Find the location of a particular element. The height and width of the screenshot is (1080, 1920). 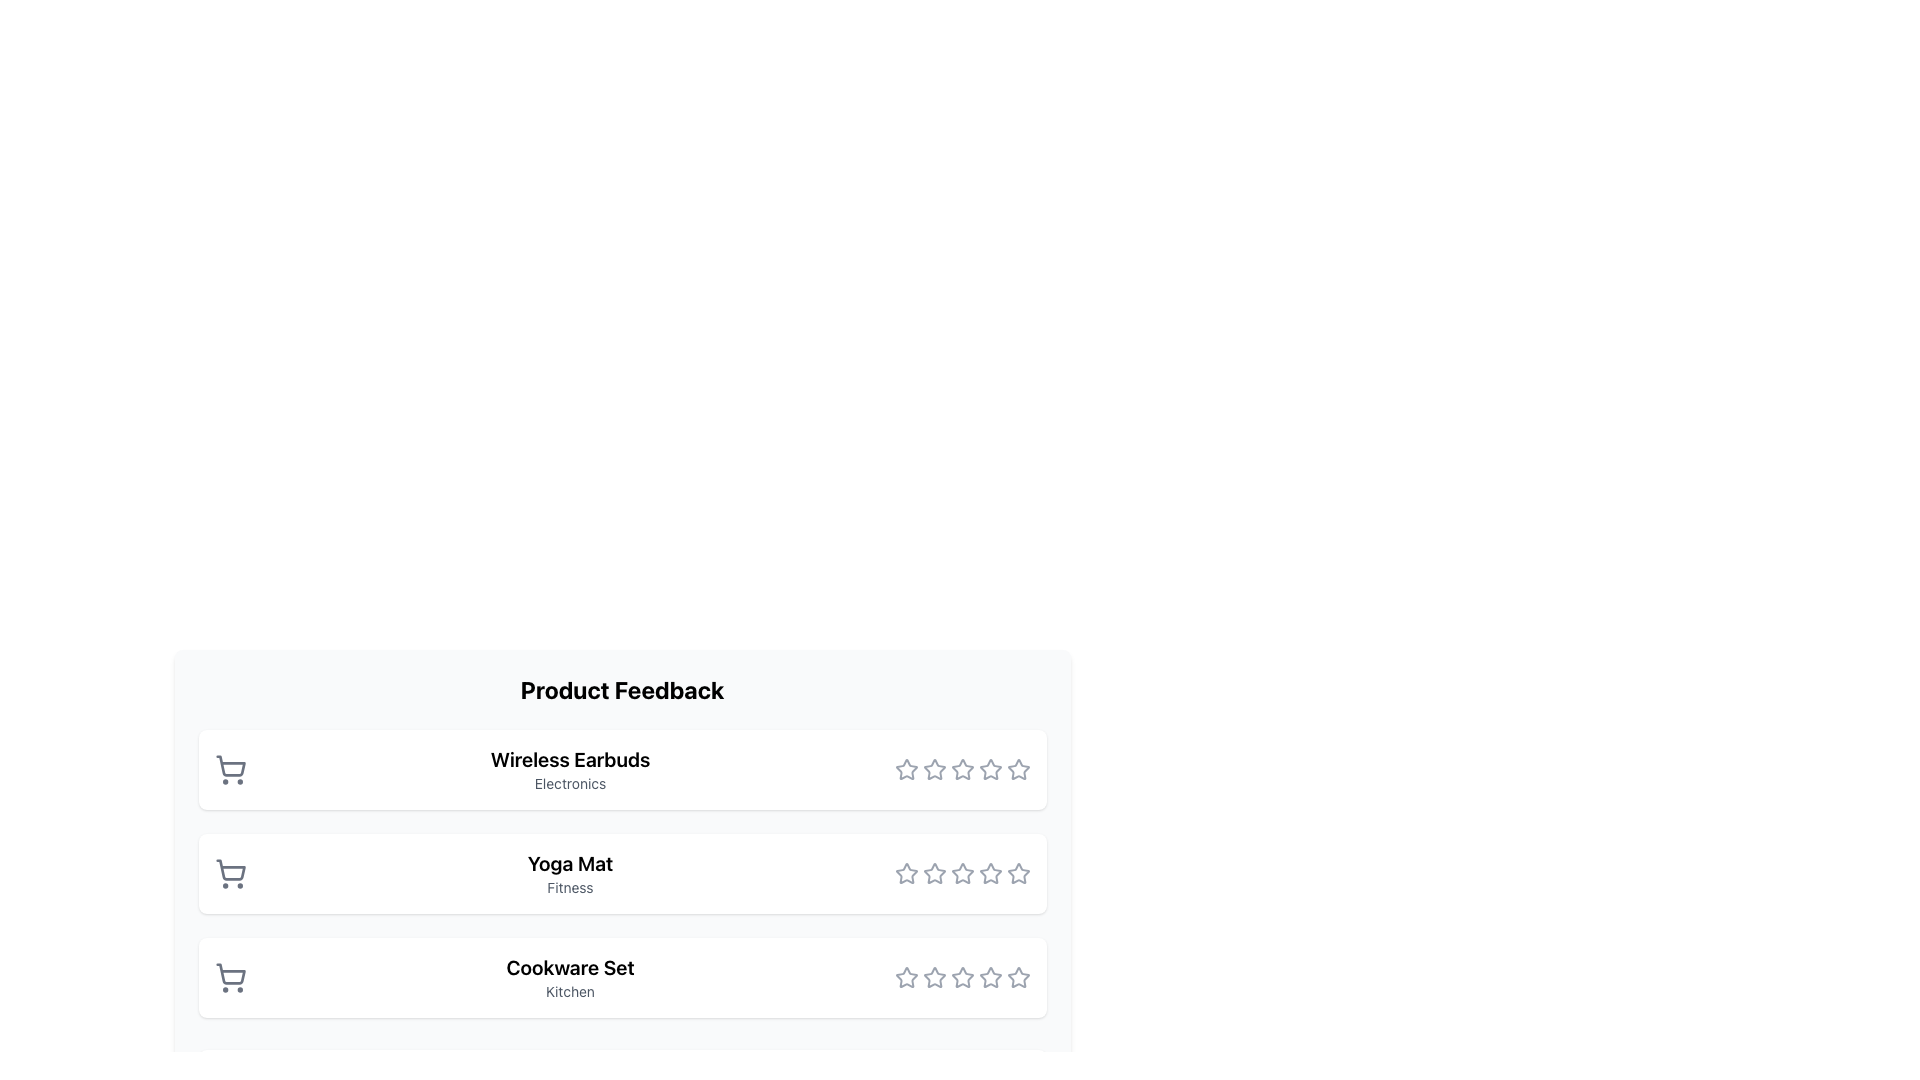

the first star icon is located at coordinates (905, 975).